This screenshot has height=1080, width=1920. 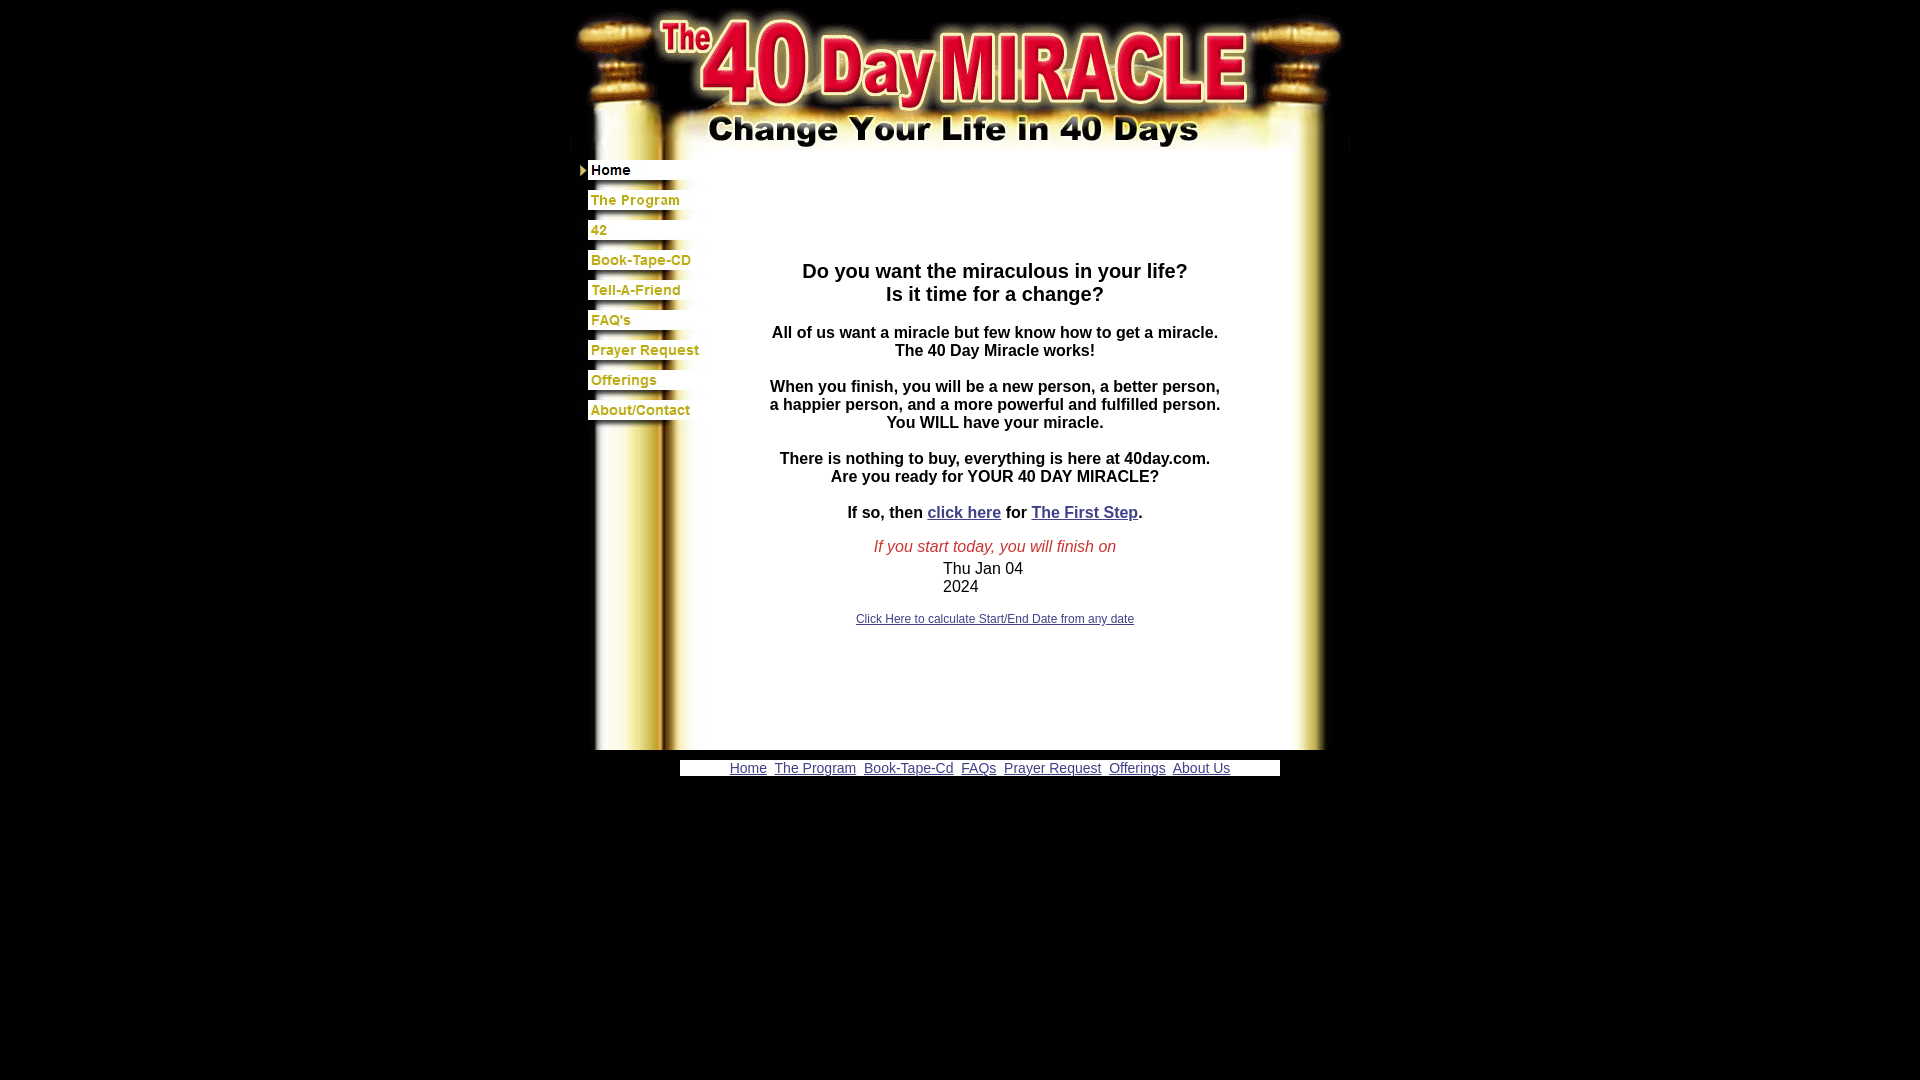 I want to click on 'Book-Tape-CD', so click(x=644, y=264).